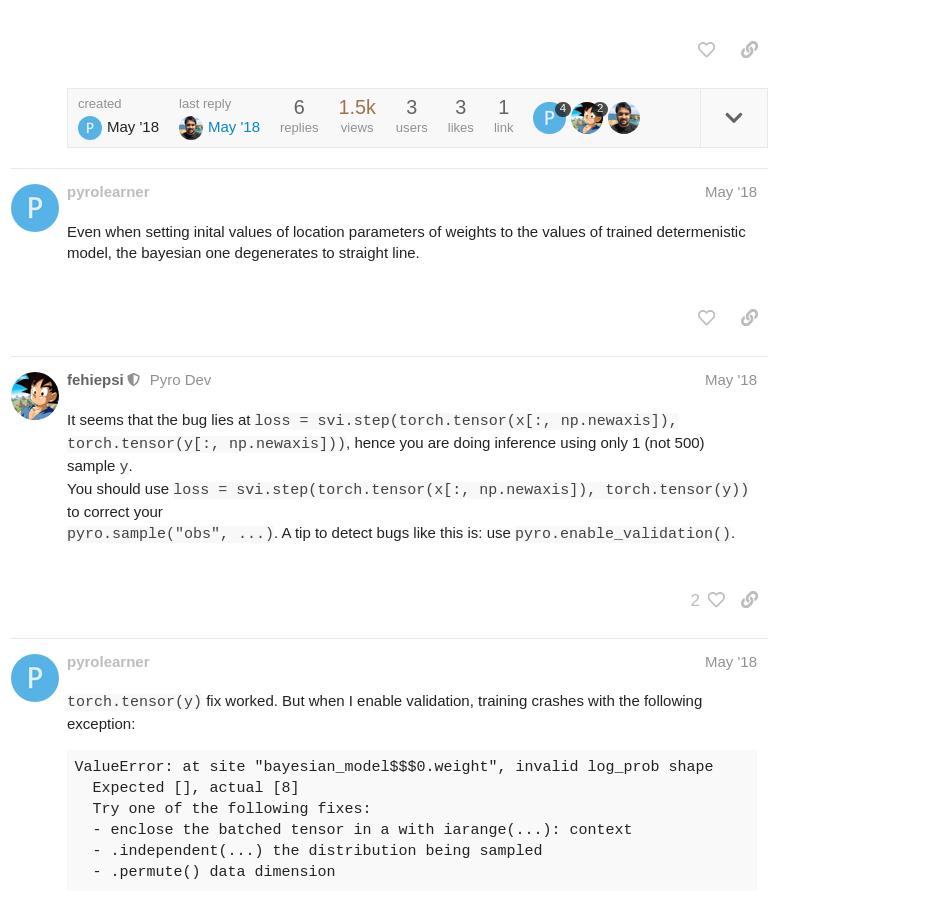 This screenshot has height=902, width=950. What do you see at coordinates (119, 486) in the screenshot?
I see `'You should use'` at bounding box center [119, 486].